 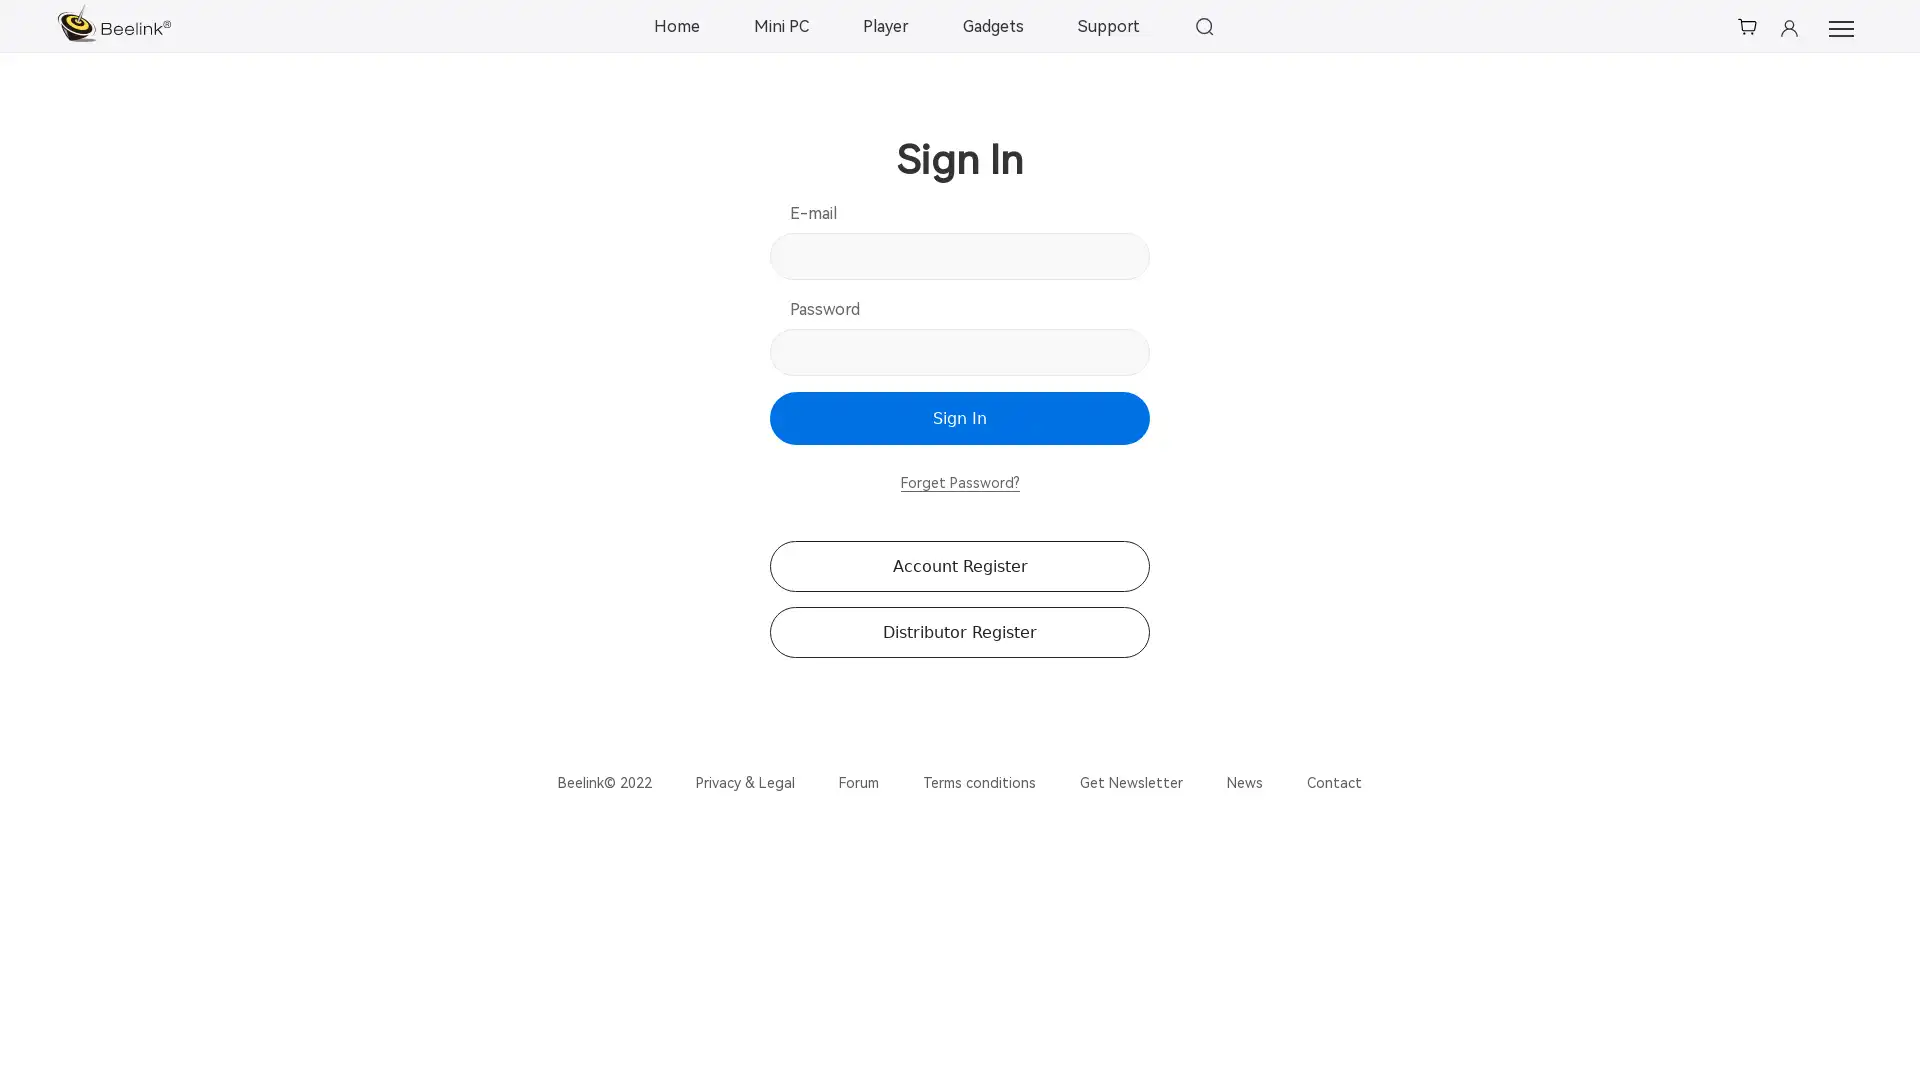 I want to click on Account Register, so click(x=960, y=566).